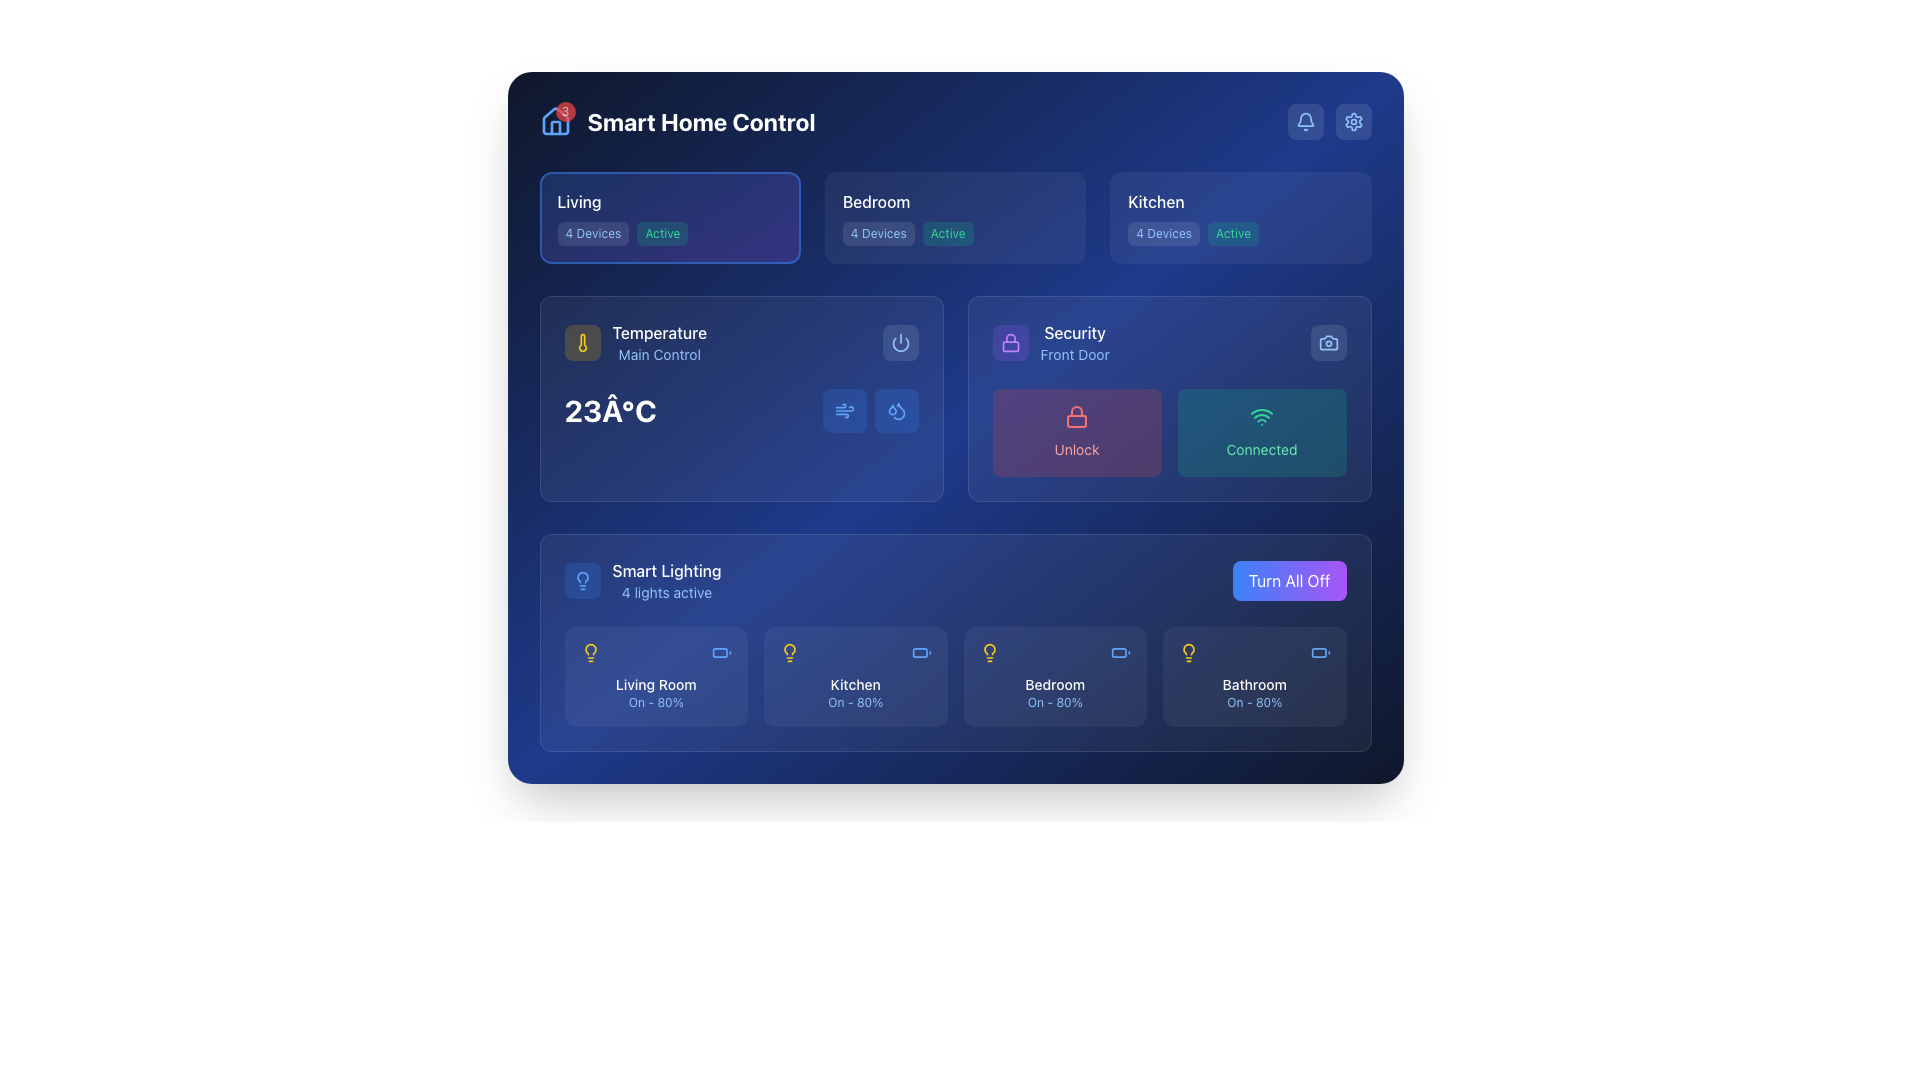 Image resolution: width=1920 pixels, height=1080 pixels. What do you see at coordinates (1075, 447) in the screenshot?
I see `the Text Label indicating the status of unlocking a security feature, located at the bottom of the 'Security' section, under the lock icon` at bounding box center [1075, 447].